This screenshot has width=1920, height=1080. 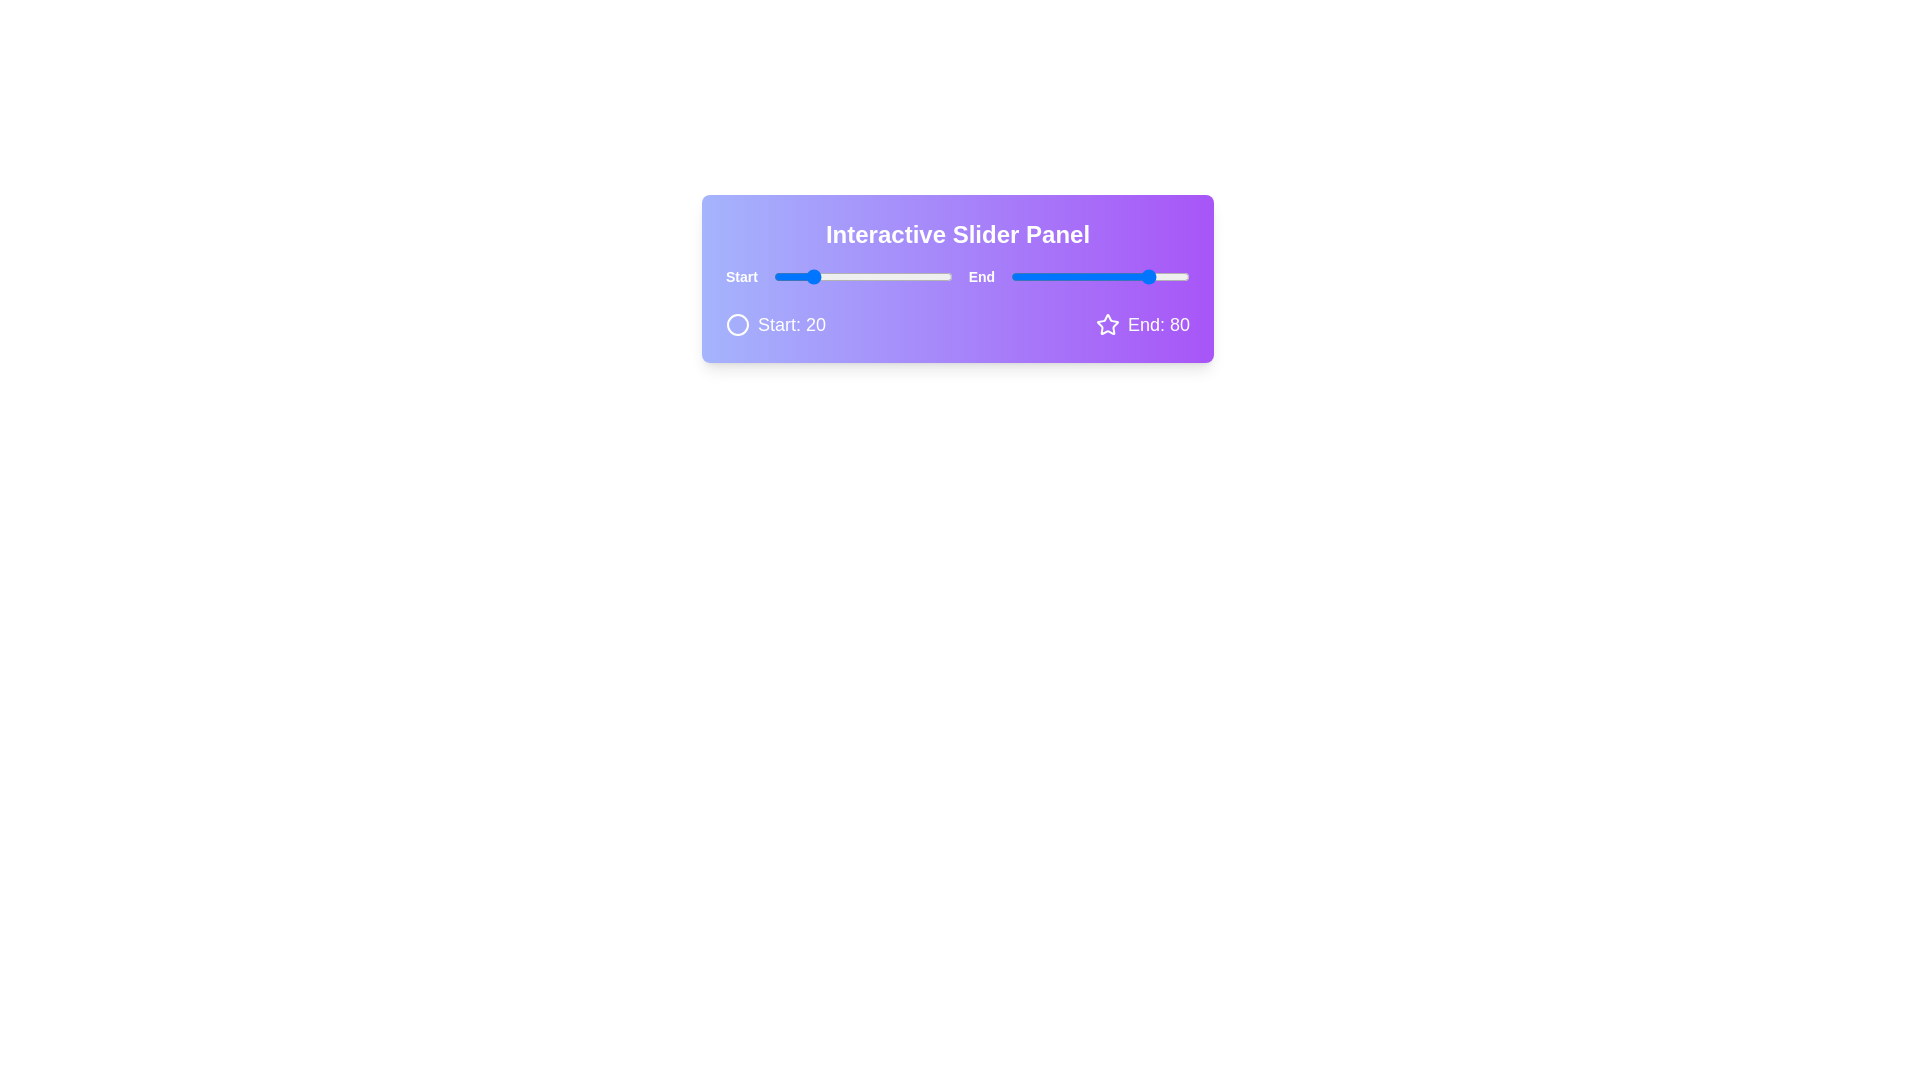 I want to click on the slider, so click(x=1050, y=277).